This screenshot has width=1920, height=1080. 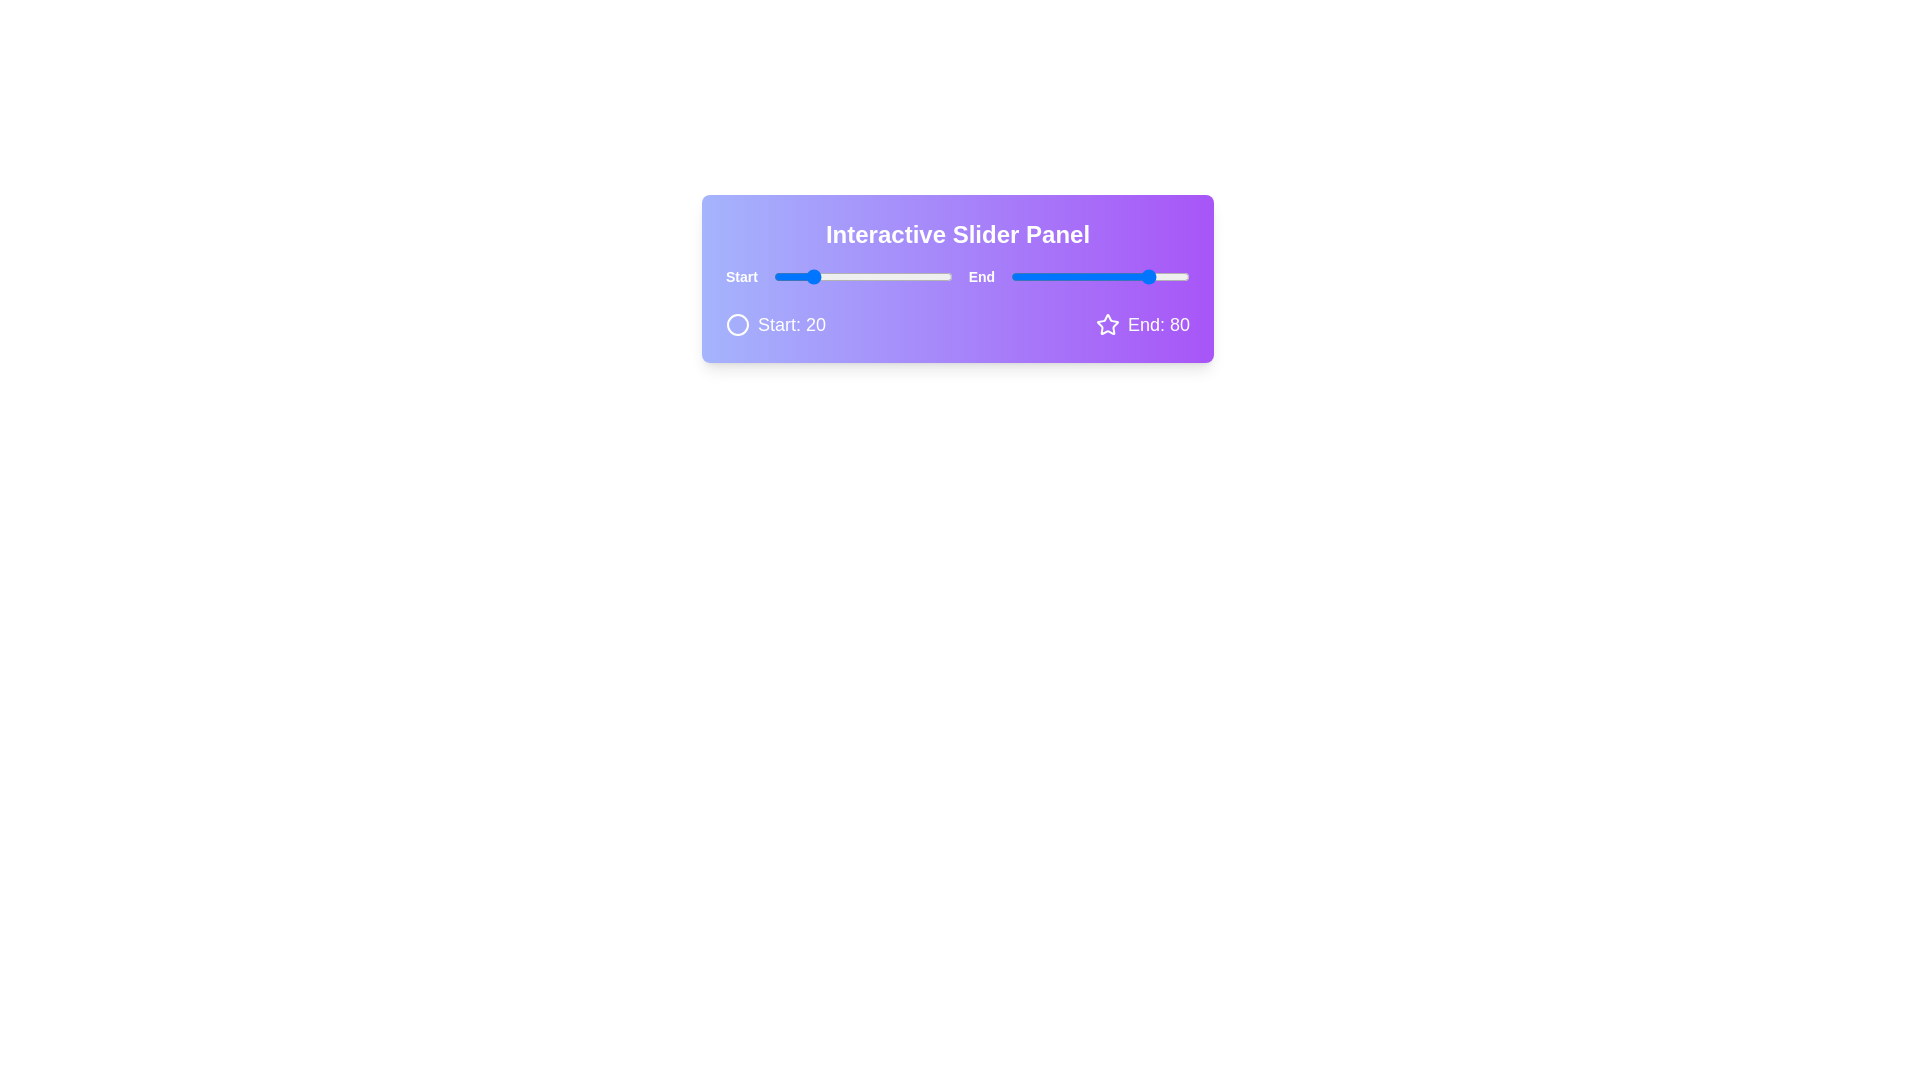 I want to click on the slider, so click(x=1050, y=277).